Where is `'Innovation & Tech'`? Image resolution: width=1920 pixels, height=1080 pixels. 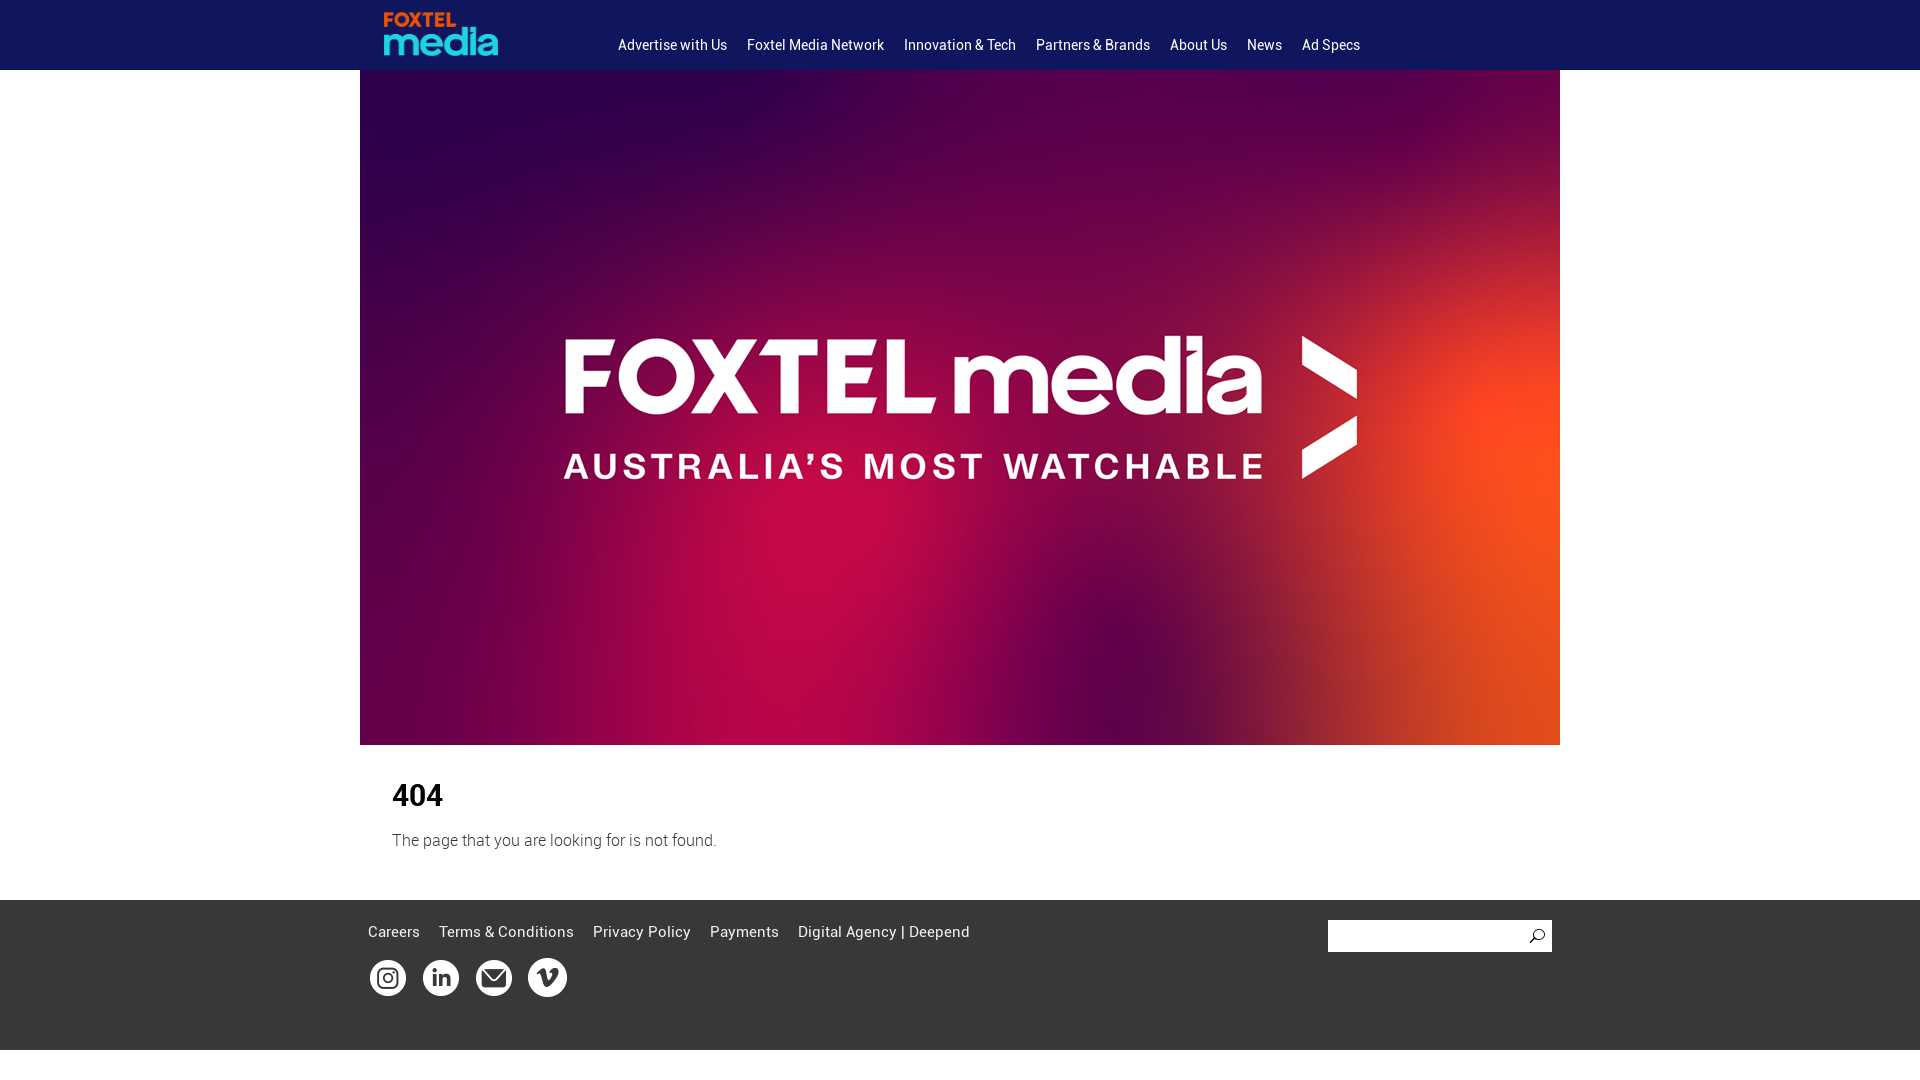 'Innovation & Tech' is located at coordinates (960, 45).